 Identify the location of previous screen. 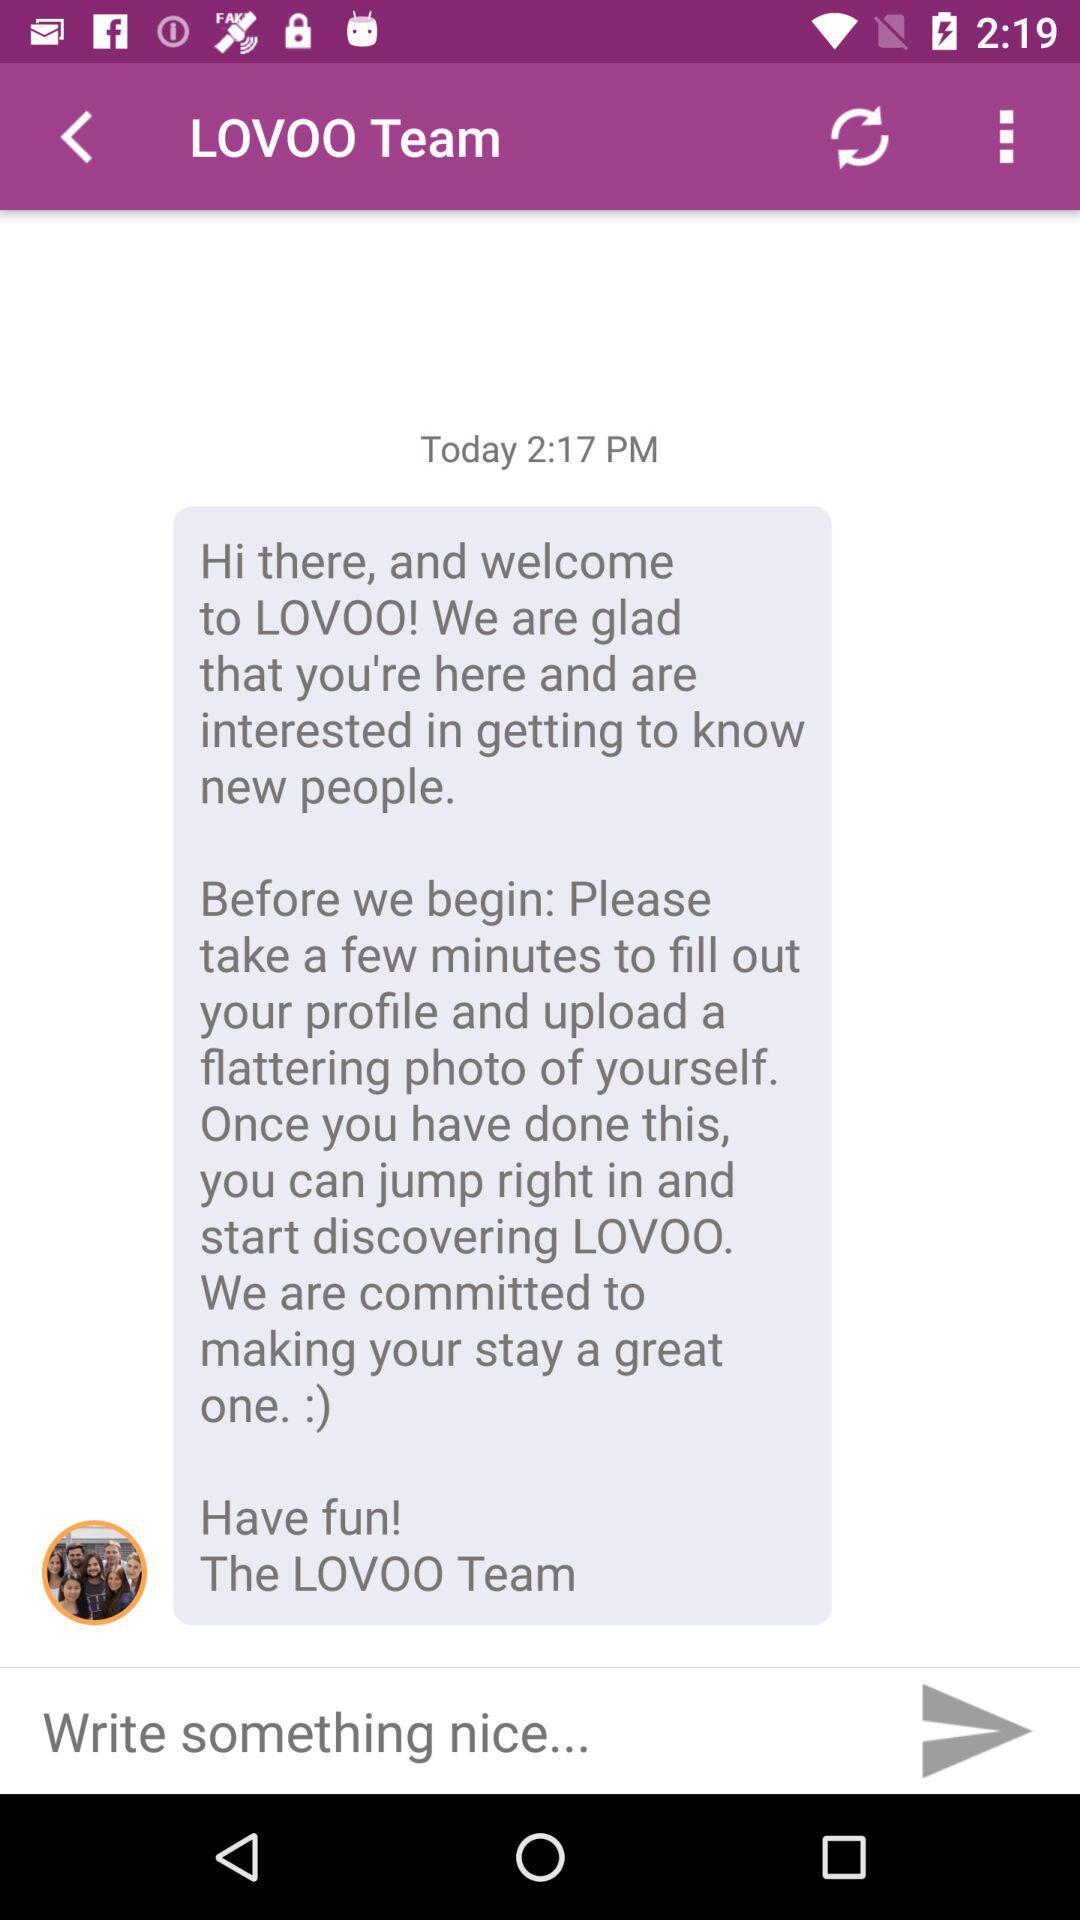
(72, 135).